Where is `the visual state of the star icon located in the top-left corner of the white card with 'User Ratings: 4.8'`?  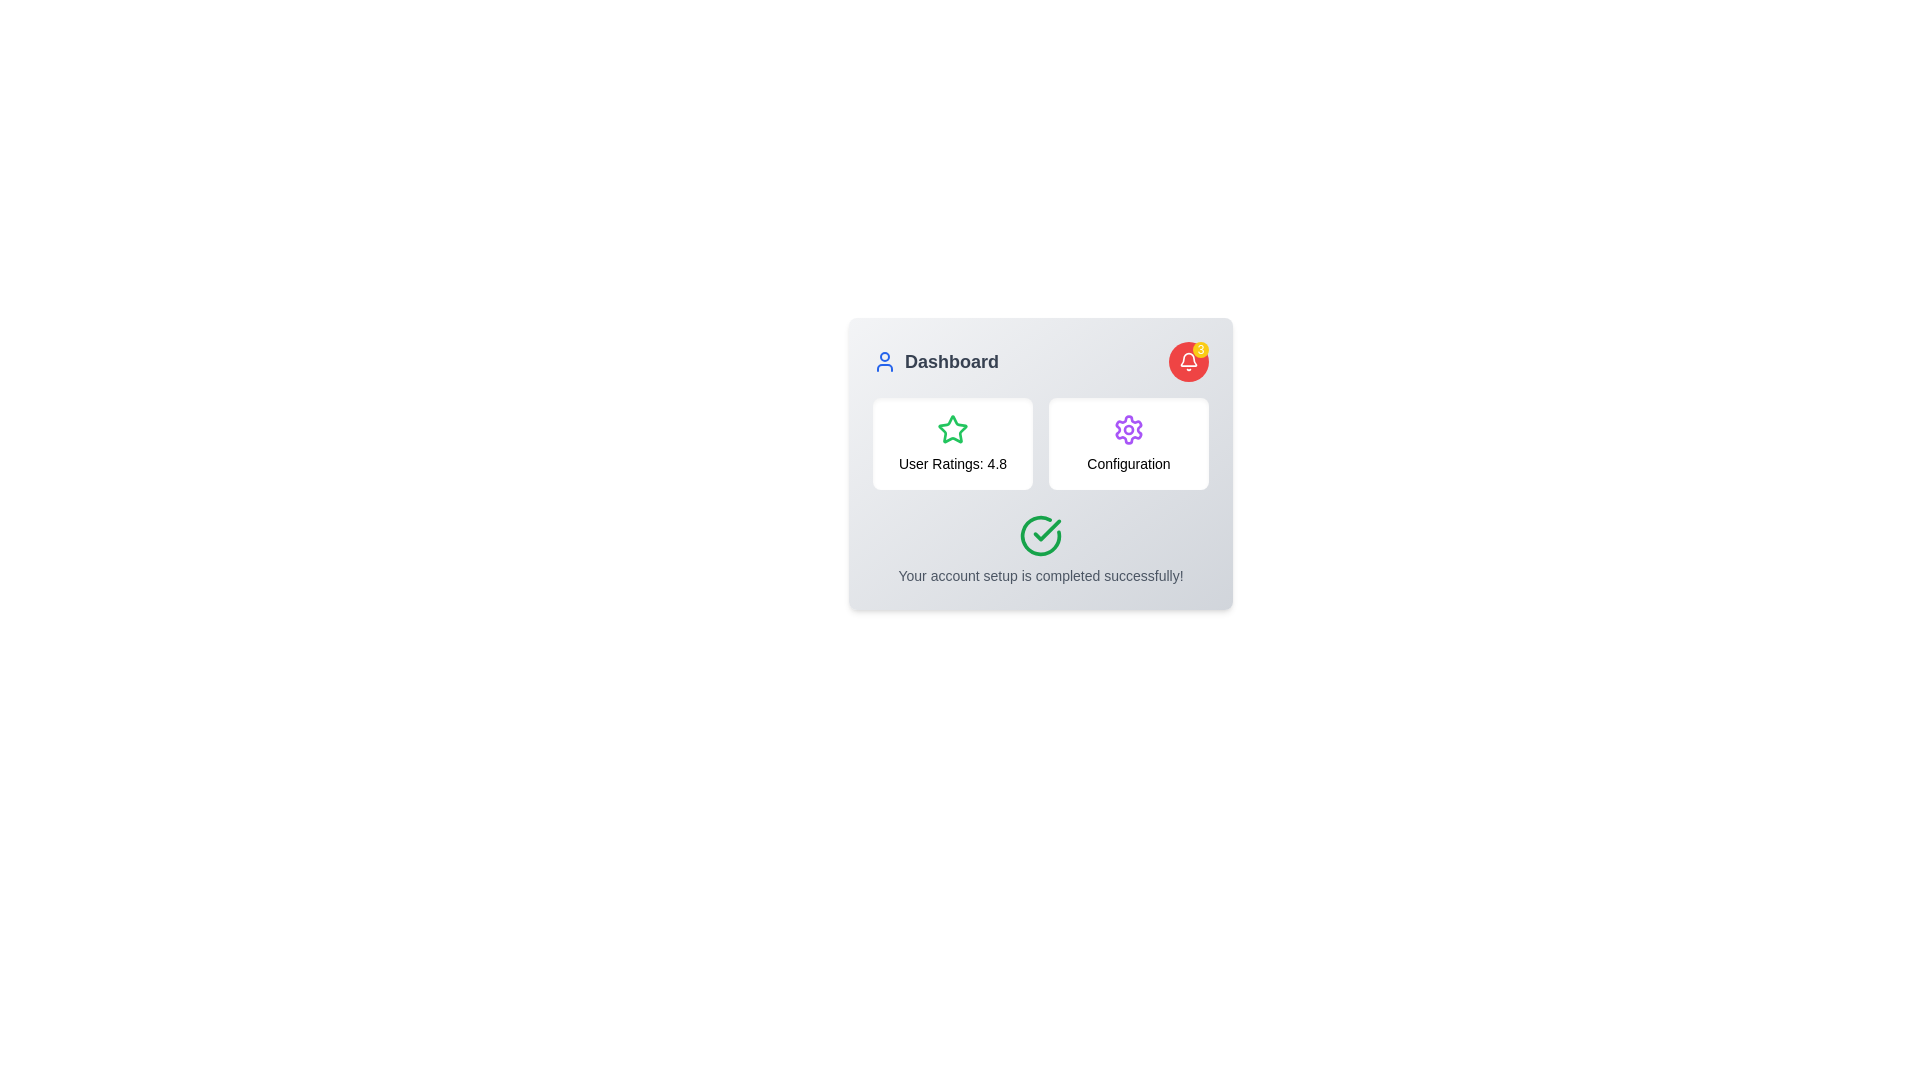 the visual state of the star icon located in the top-left corner of the white card with 'User Ratings: 4.8' is located at coordinates (952, 428).